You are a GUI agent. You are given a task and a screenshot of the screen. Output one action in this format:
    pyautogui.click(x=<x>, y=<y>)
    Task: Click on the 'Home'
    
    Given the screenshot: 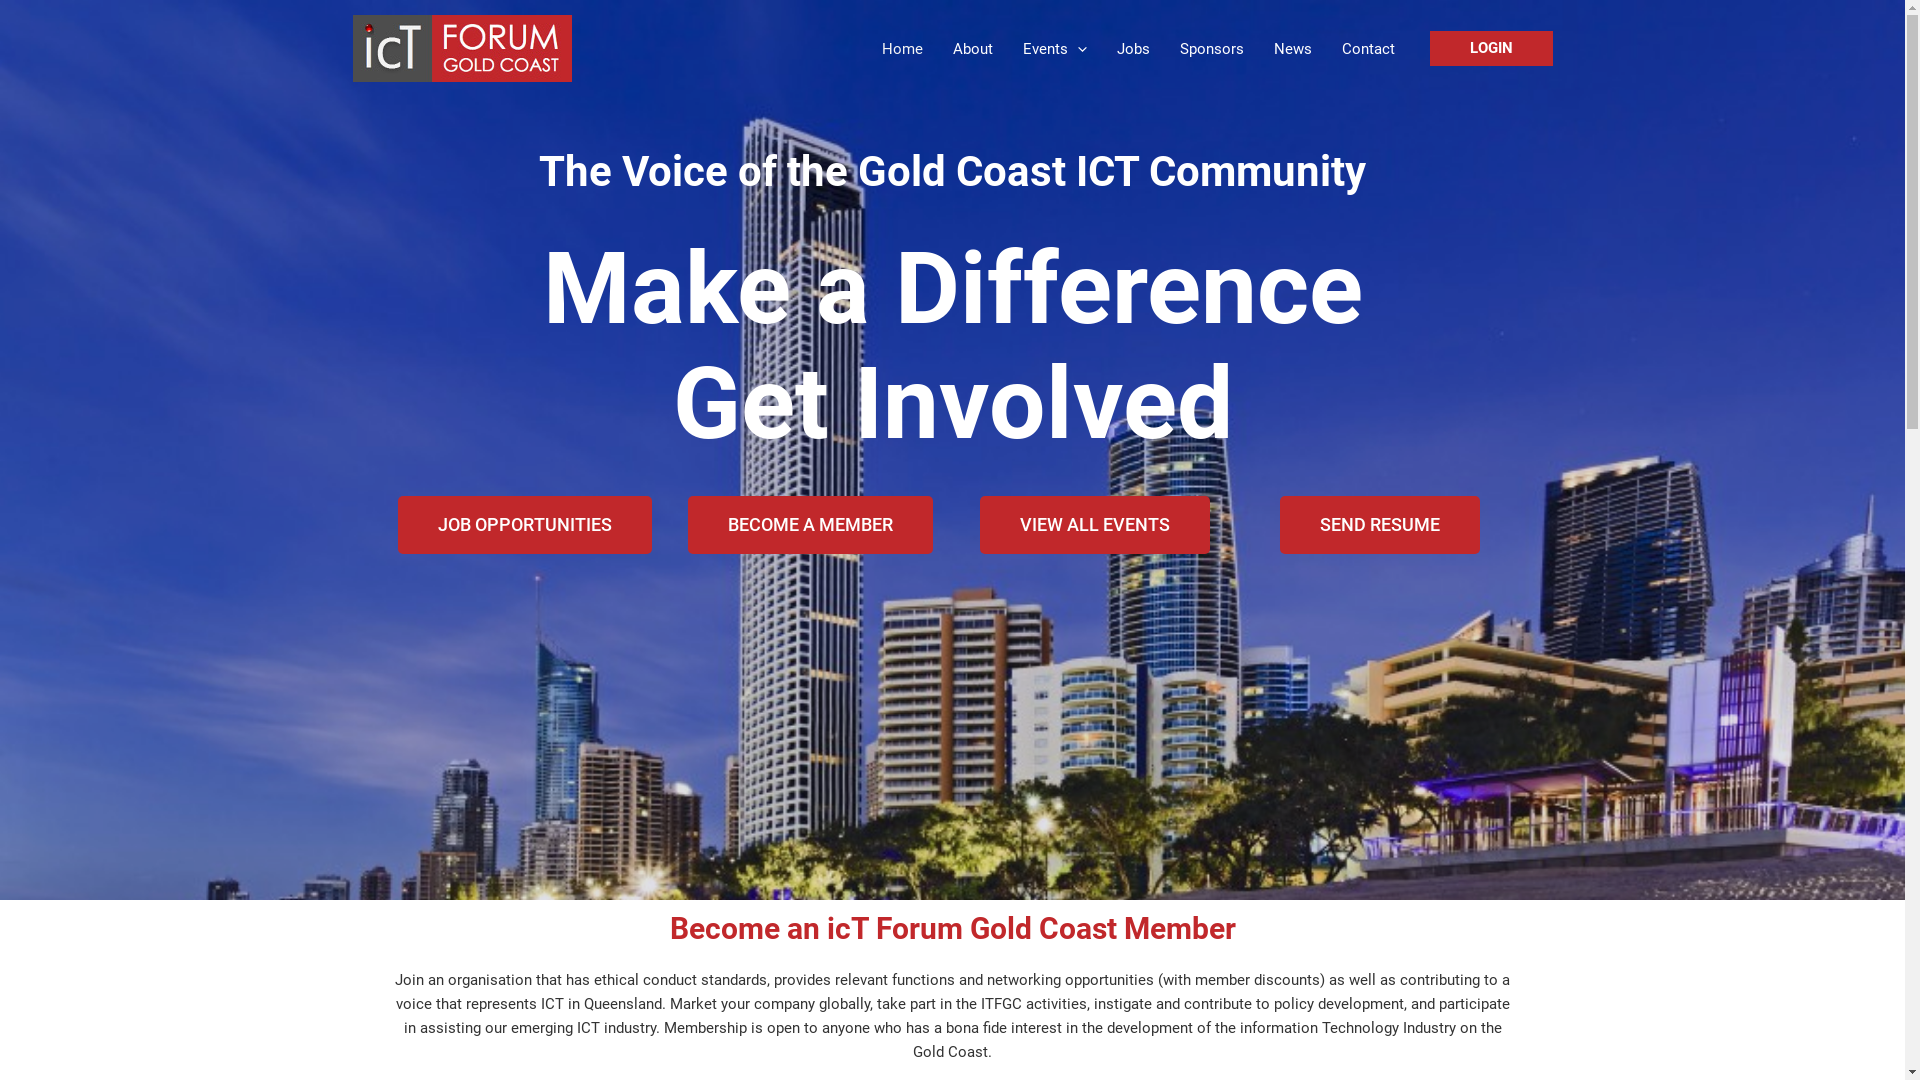 What is the action you would take?
    pyautogui.click(x=900, y=48)
    